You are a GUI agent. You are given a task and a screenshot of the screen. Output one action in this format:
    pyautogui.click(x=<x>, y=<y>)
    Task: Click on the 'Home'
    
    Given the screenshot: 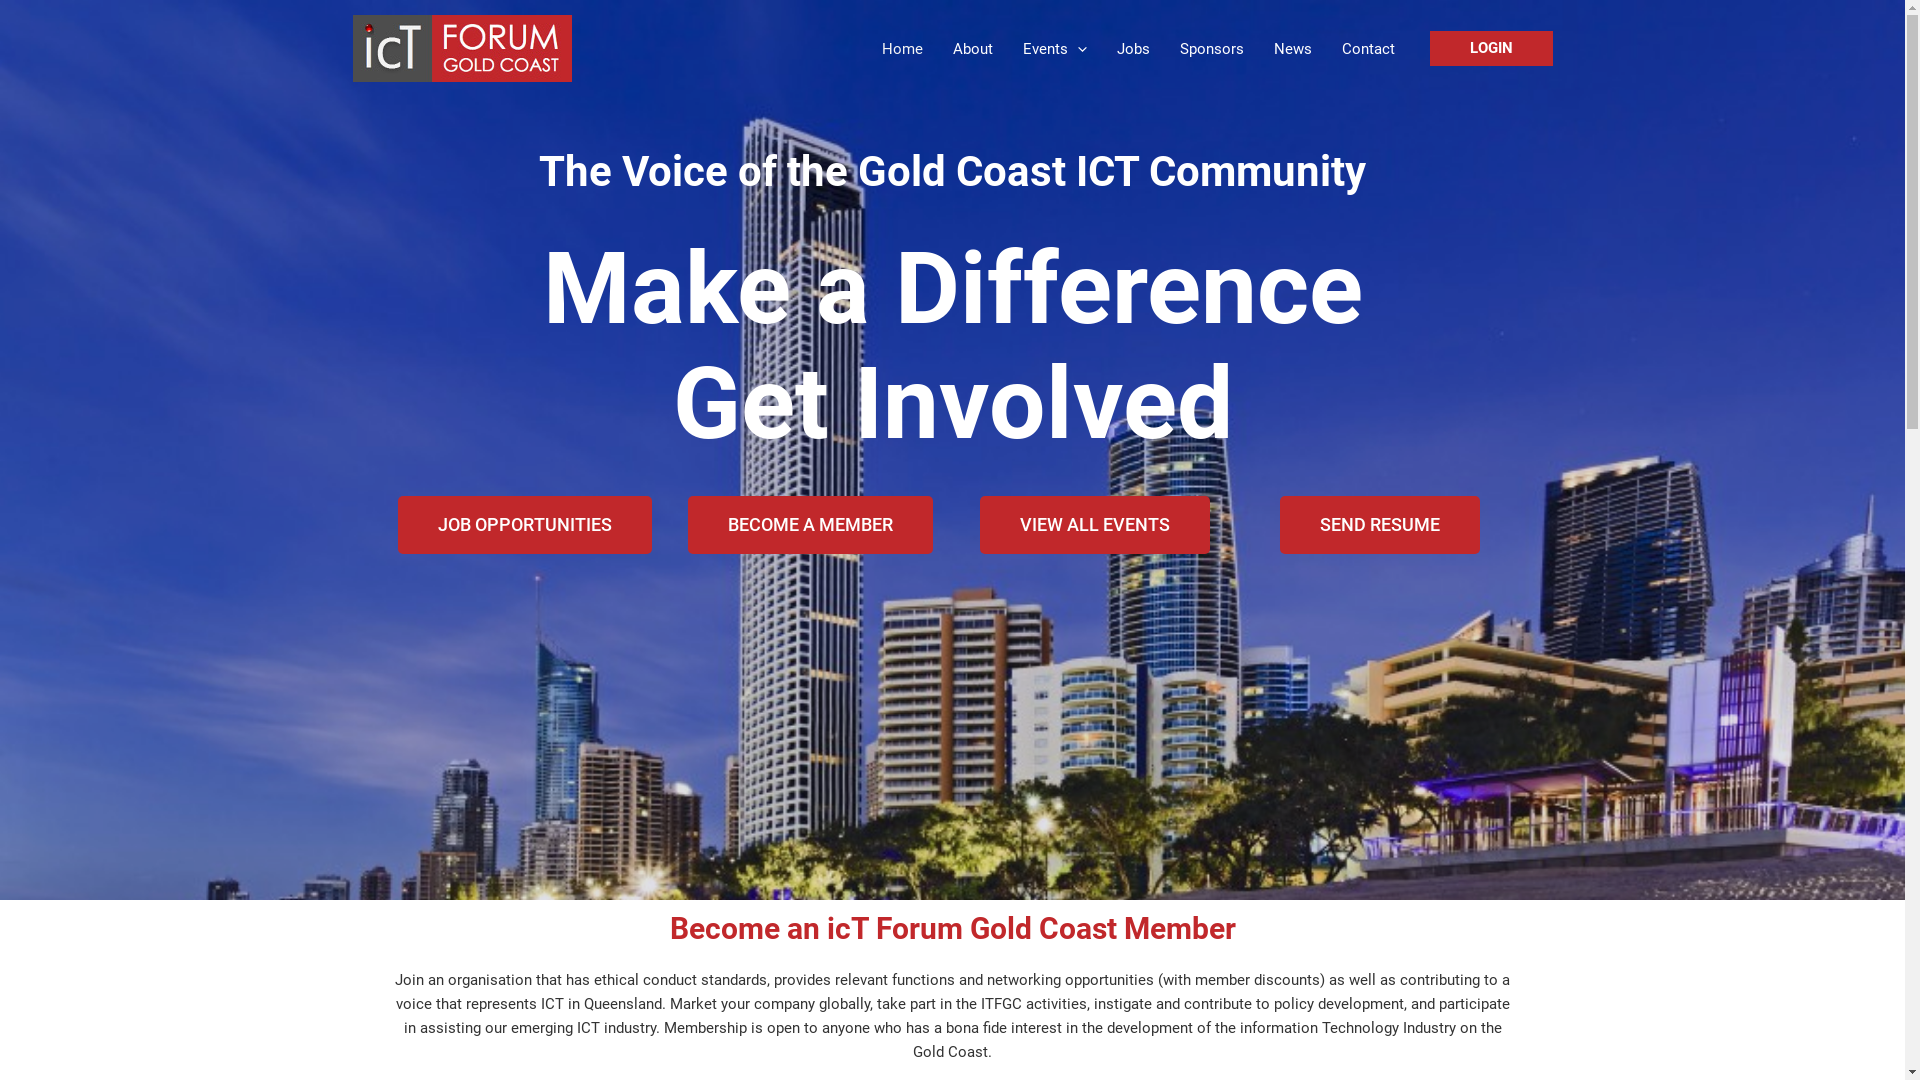 What is the action you would take?
    pyautogui.click(x=900, y=48)
    